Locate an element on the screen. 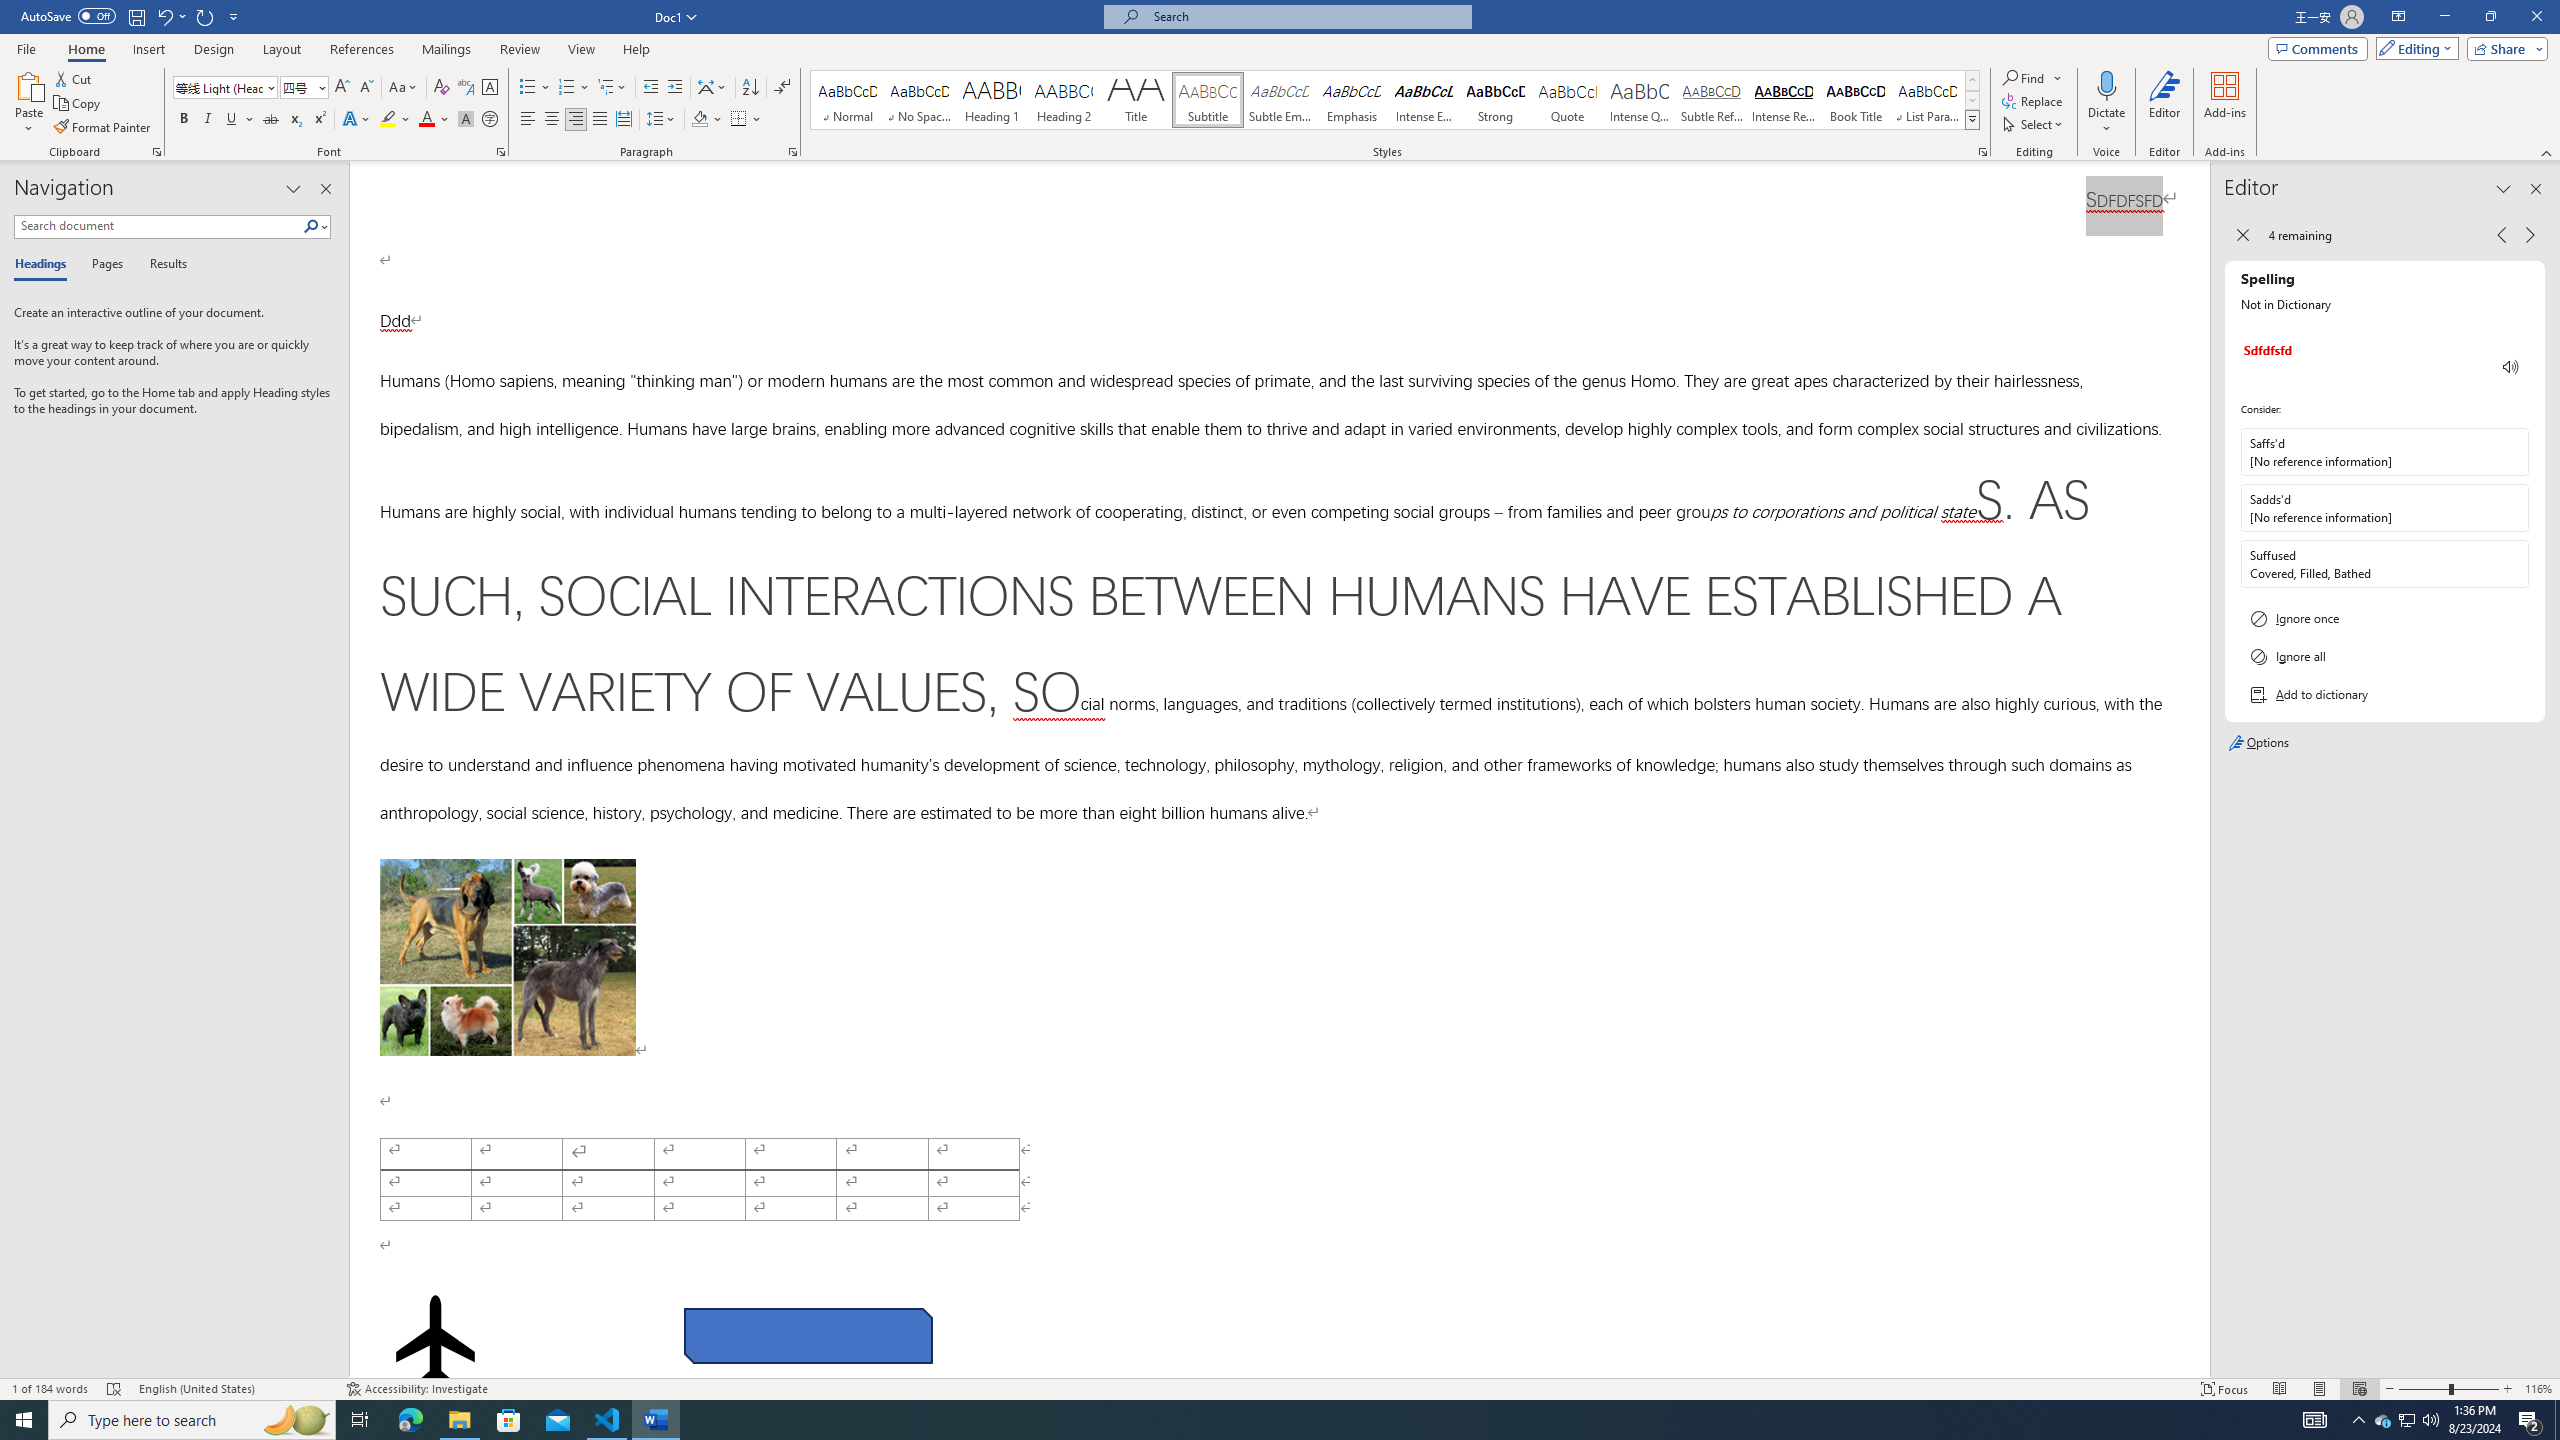  'More options for Sadds' is located at coordinates (2511, 508).